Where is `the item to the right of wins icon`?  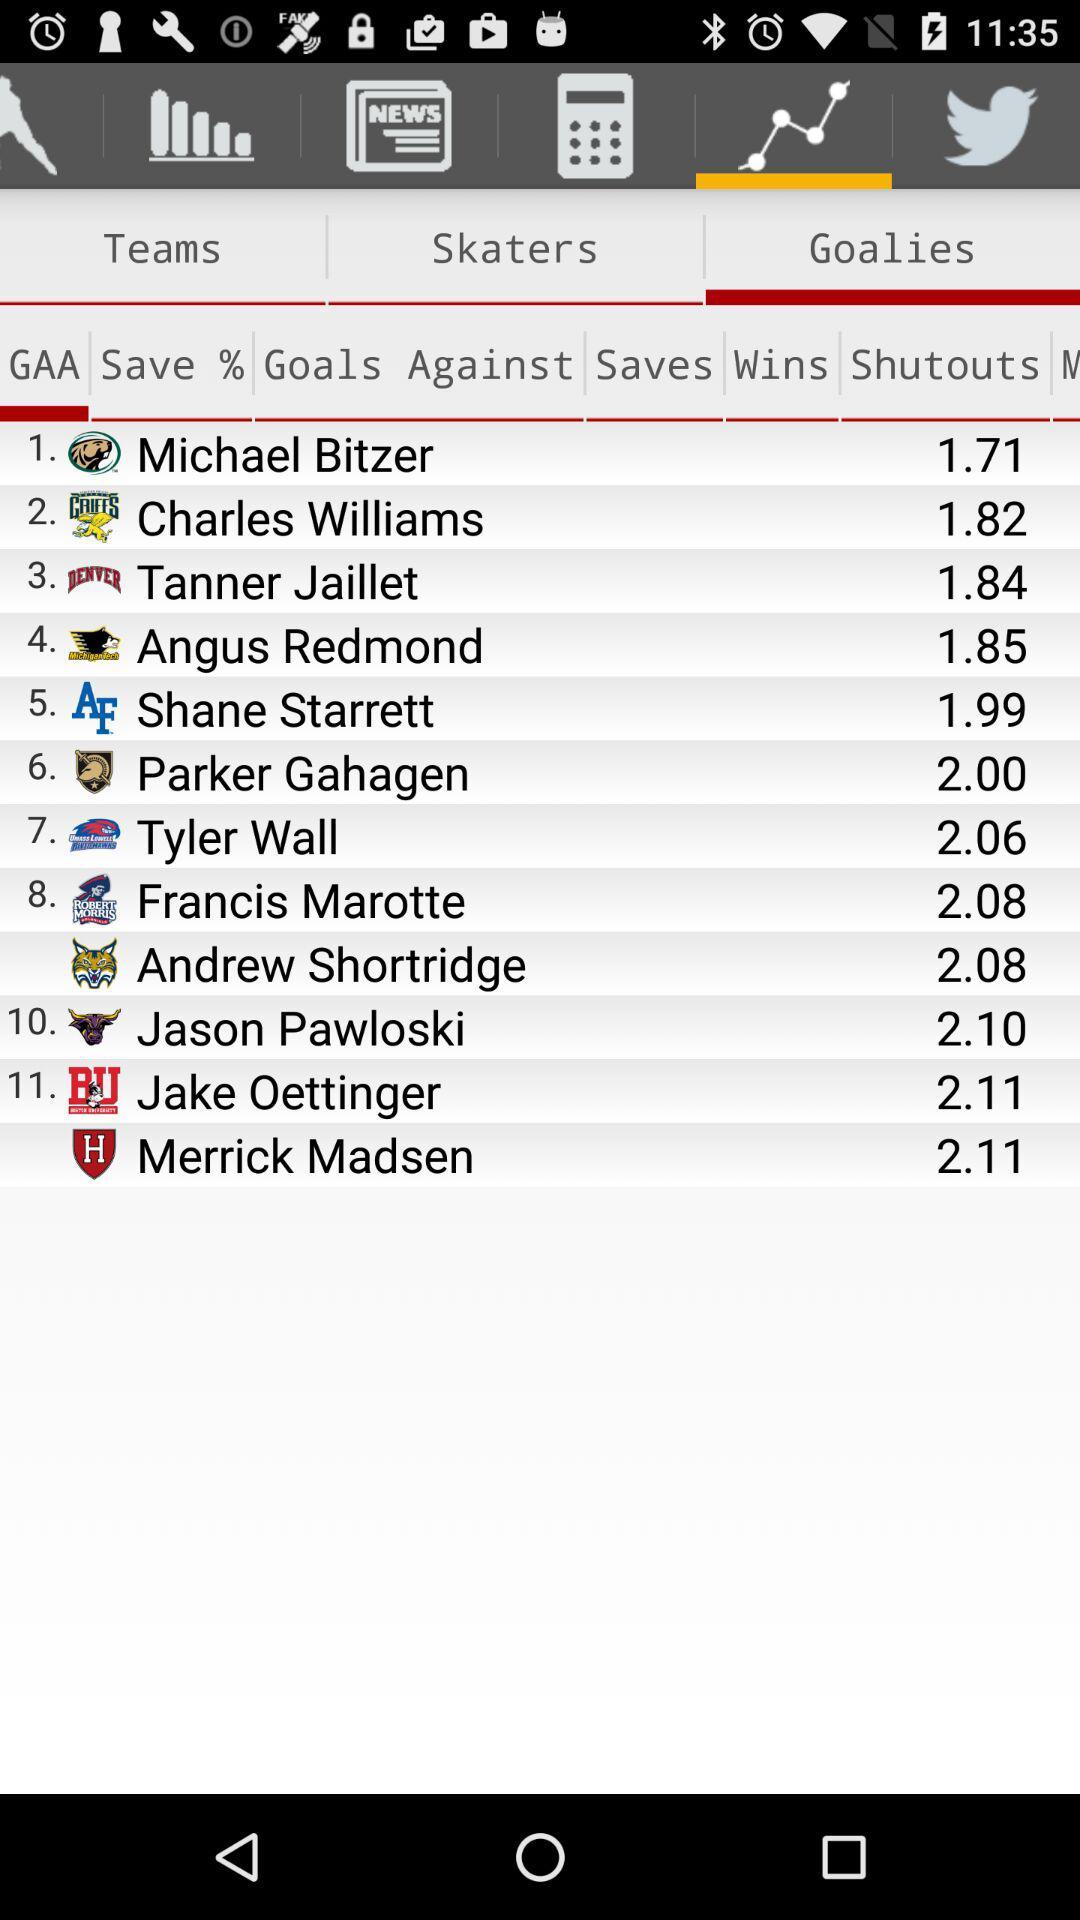
the item to the right of wins icon is located at coordinates (945, 363).